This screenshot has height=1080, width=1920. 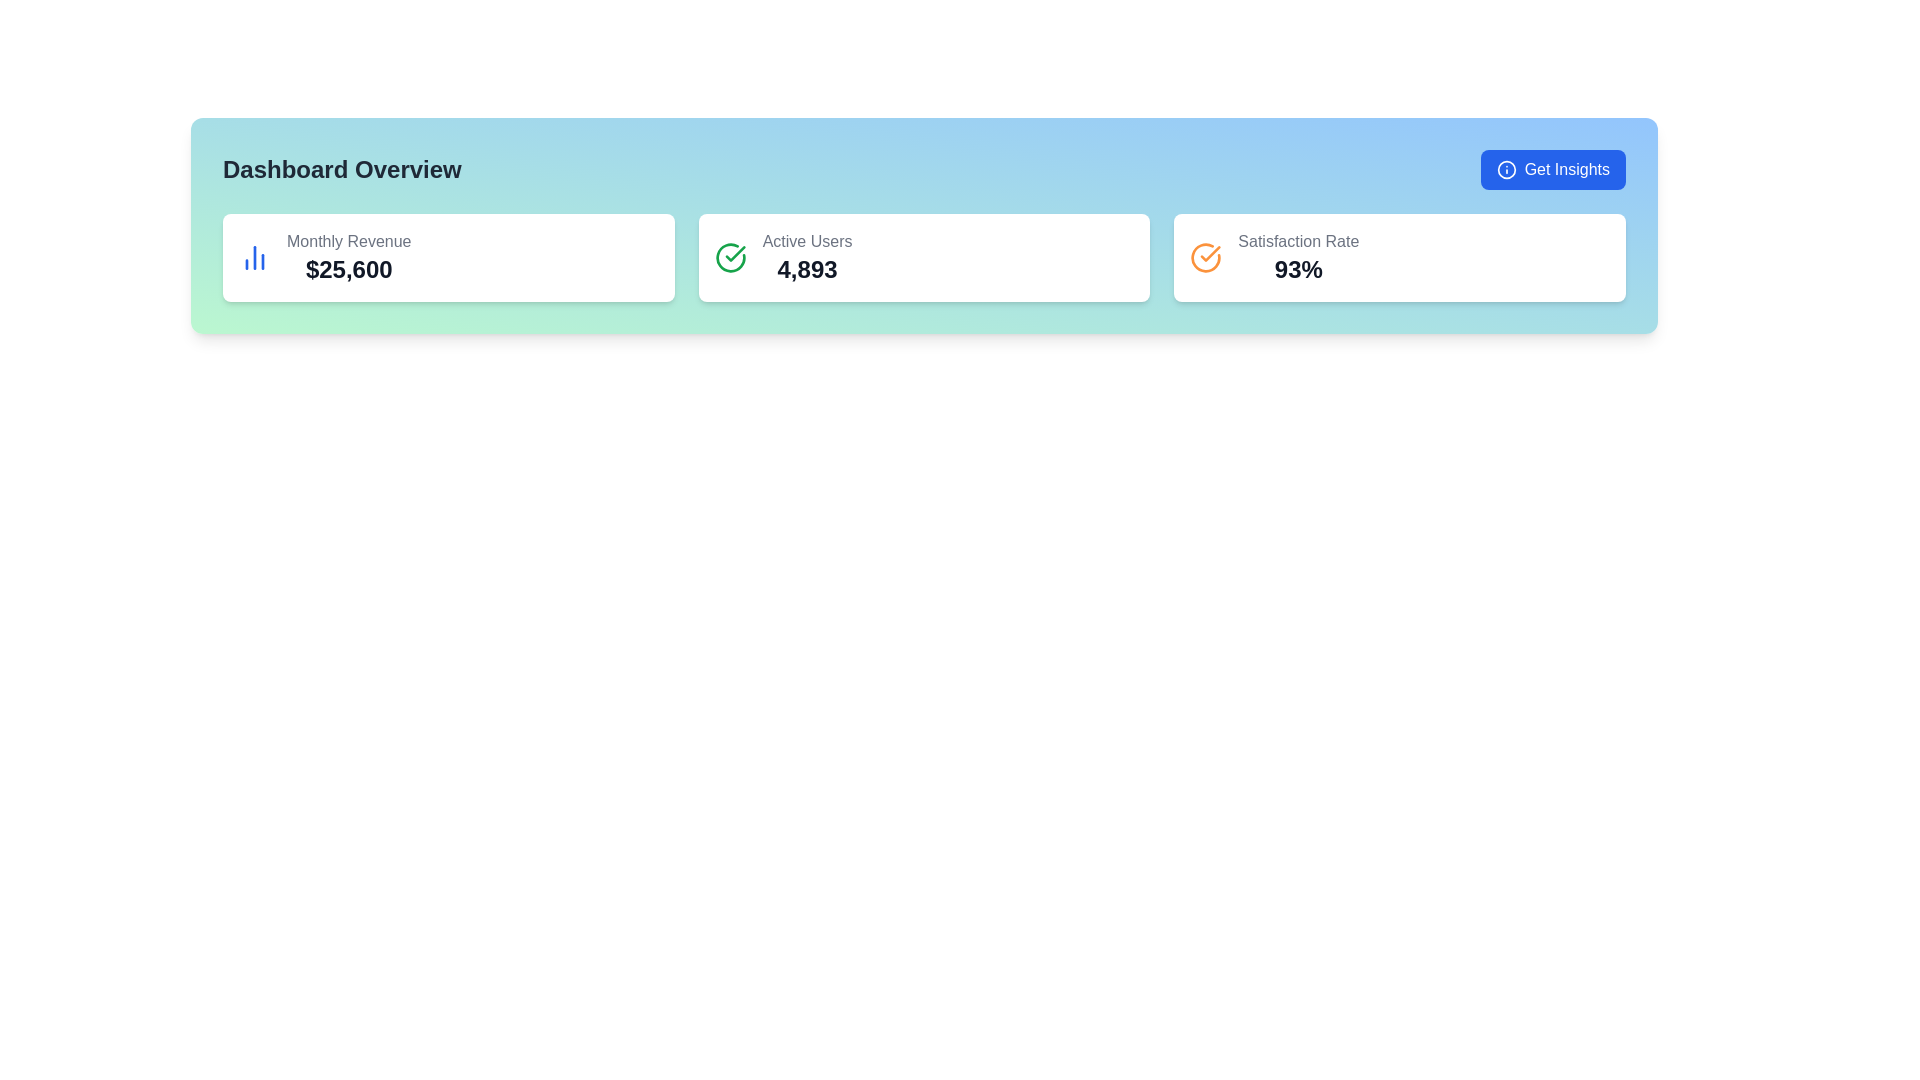 What do you see at coordinates (1298, 241) in the screenshot?
I see `the static text label that describes the satisfaction rate, located at the top of the third card in the dashboard` at bounding box center [1298, 241].